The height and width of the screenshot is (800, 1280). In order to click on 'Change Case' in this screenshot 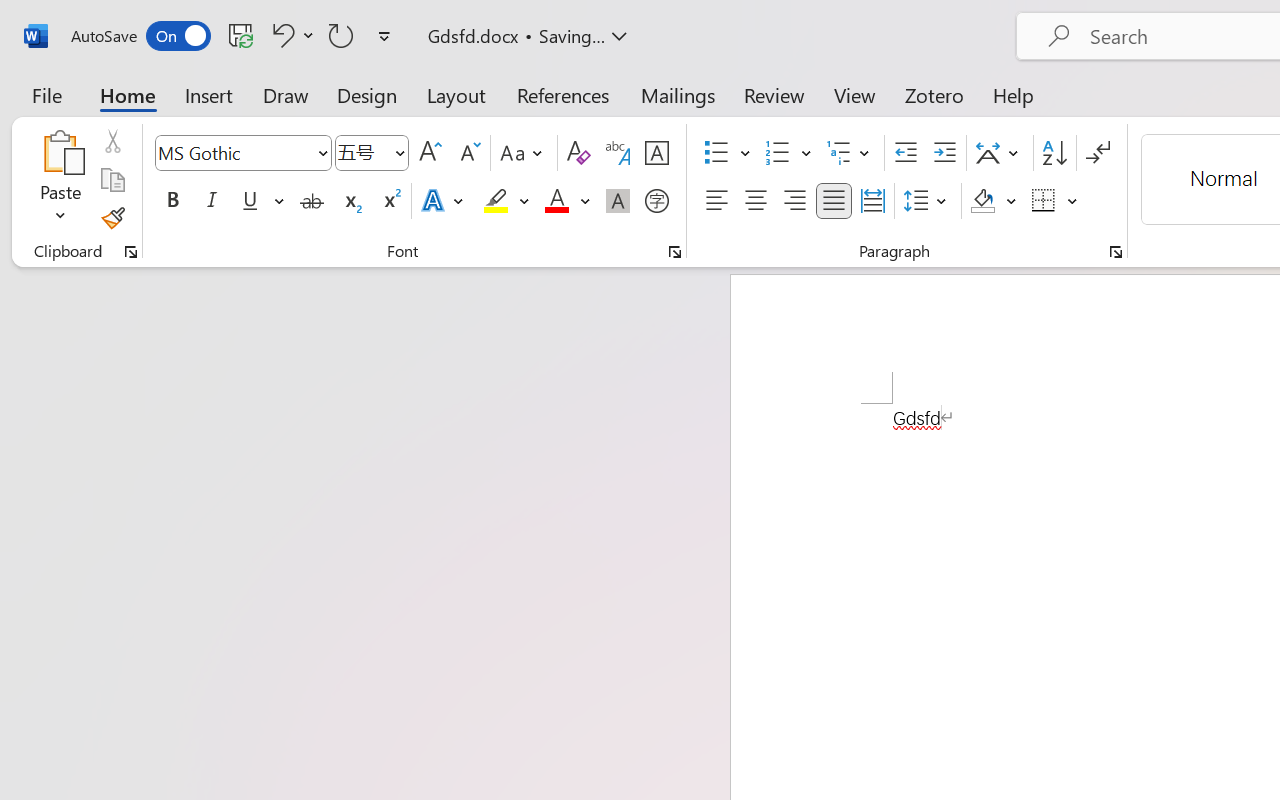, I will do `click(524, 153)`.